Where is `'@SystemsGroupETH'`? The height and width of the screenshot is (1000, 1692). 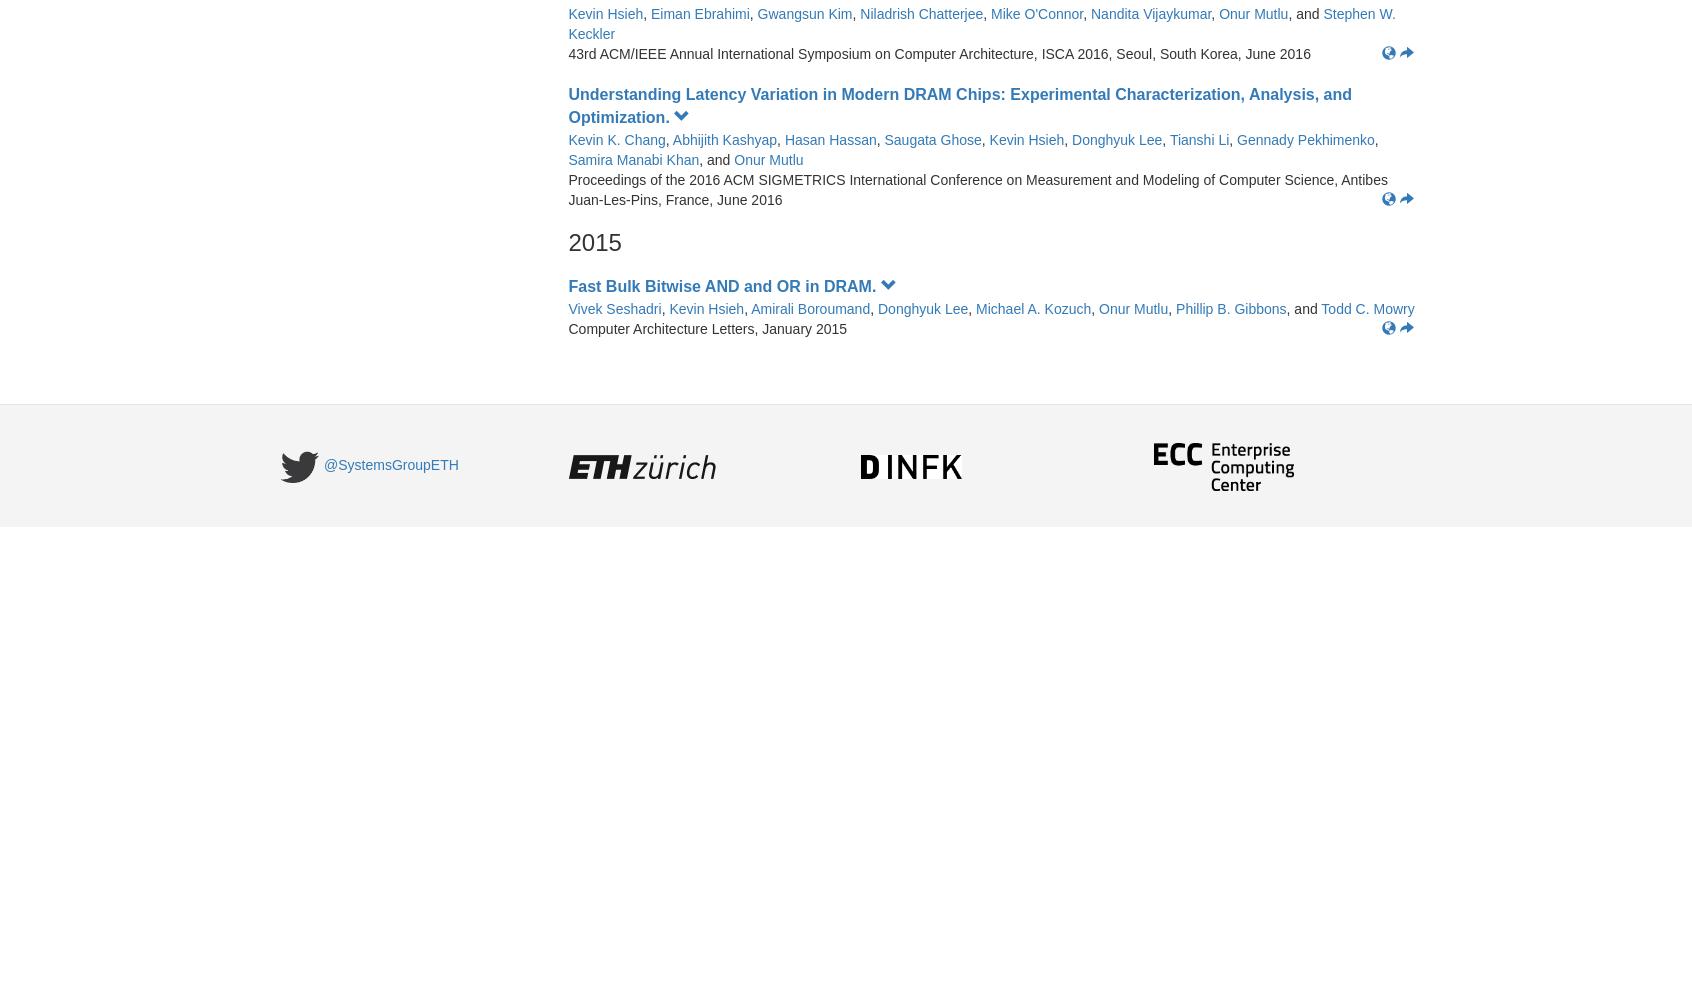 '@SystemsGroupETH' is located at coordinates (323, 464).